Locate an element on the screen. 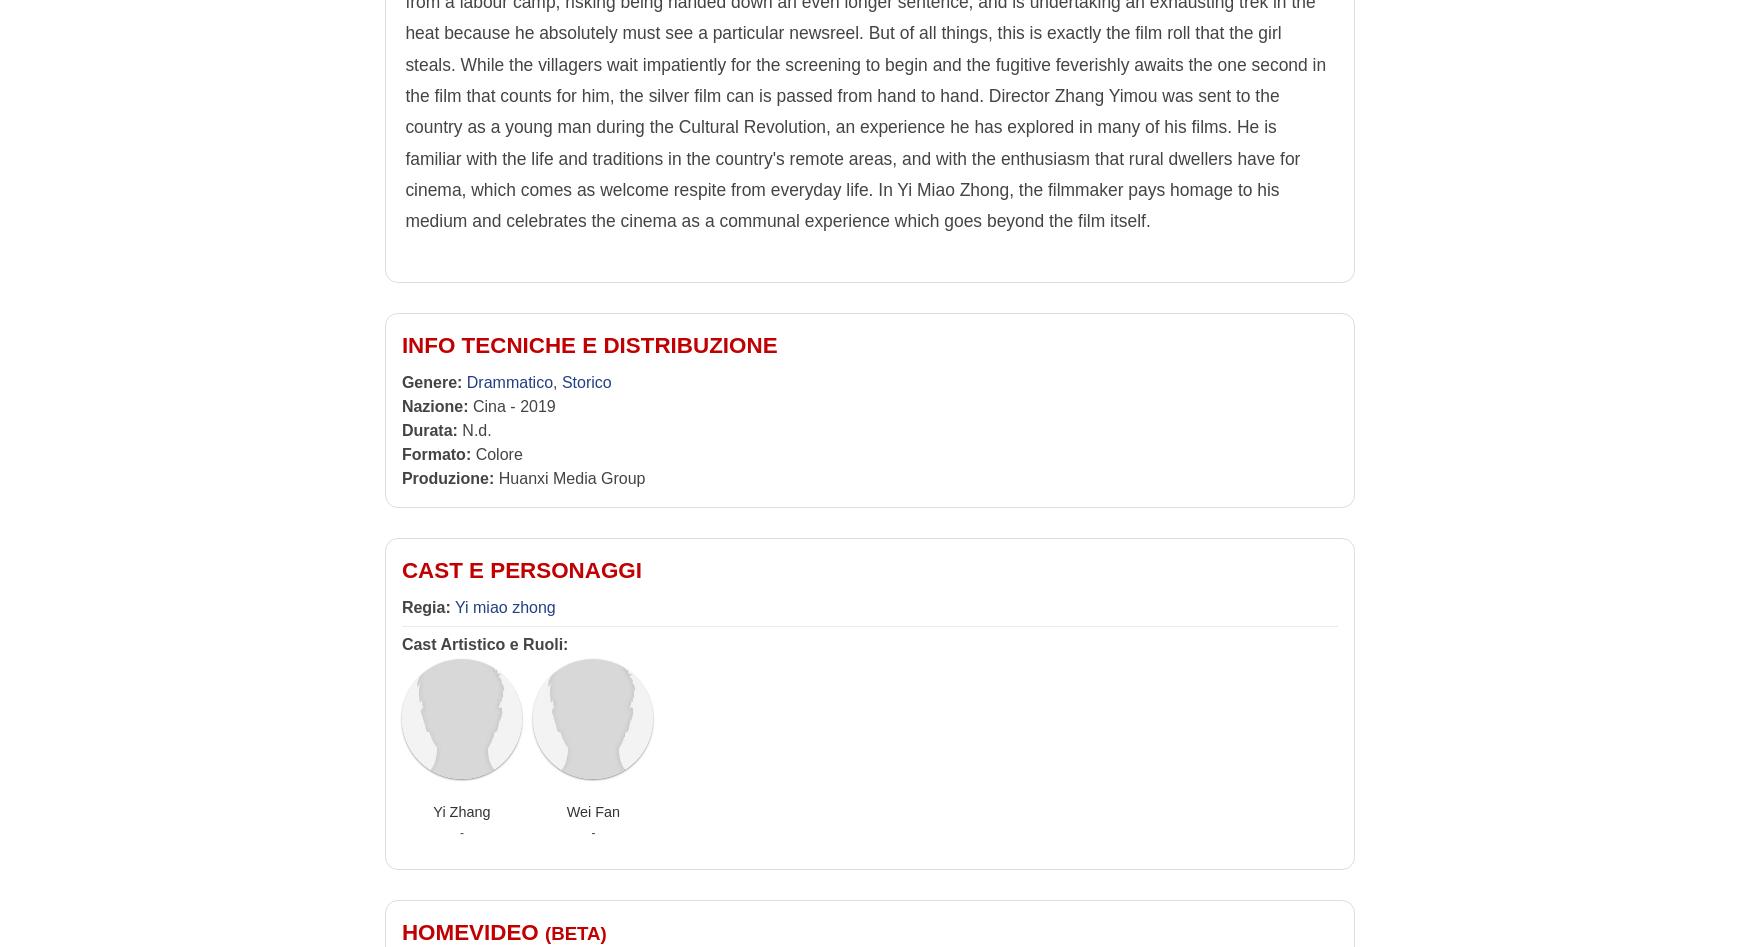 Image resolution: width=1750 pixels, height=947 pixels. 'HomeVideo' is located at coordinates (472, 931).